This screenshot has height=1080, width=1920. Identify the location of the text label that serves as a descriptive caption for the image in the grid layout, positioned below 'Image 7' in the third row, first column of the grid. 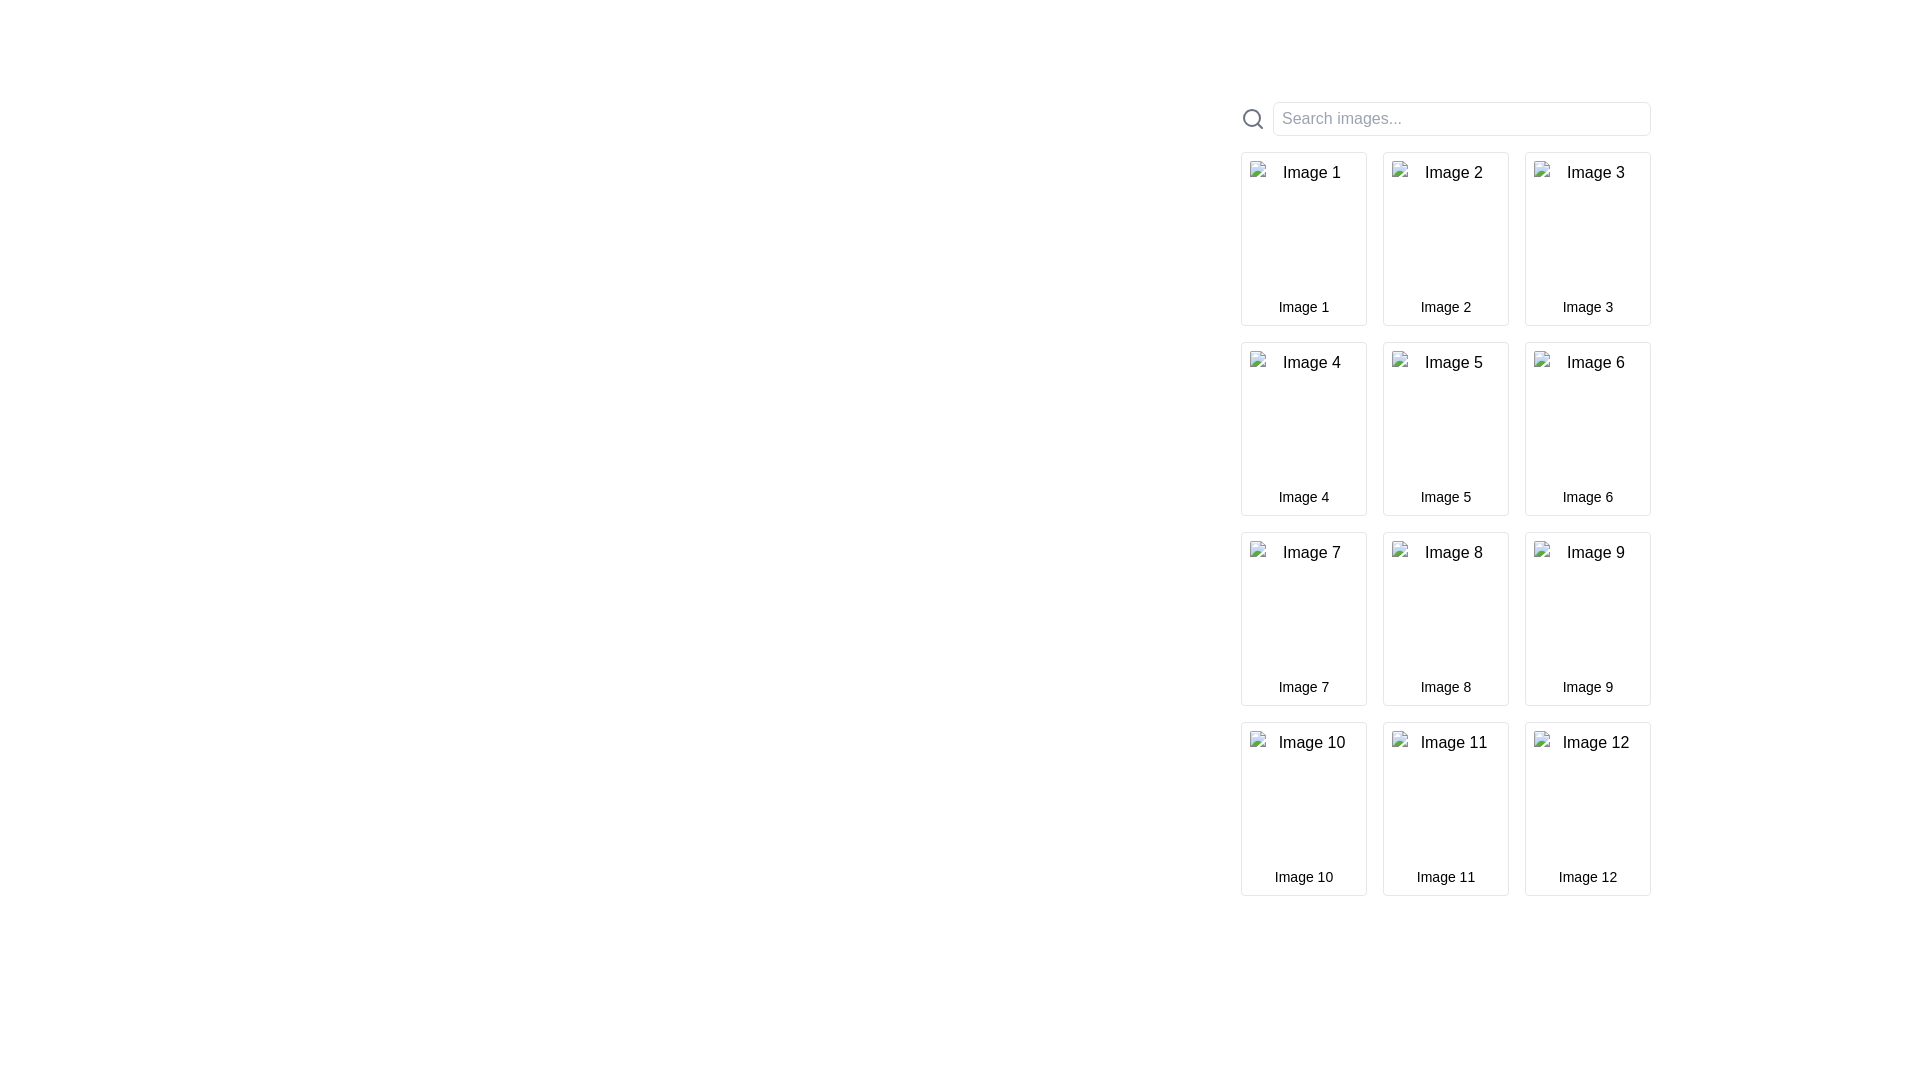
(1304, 685).